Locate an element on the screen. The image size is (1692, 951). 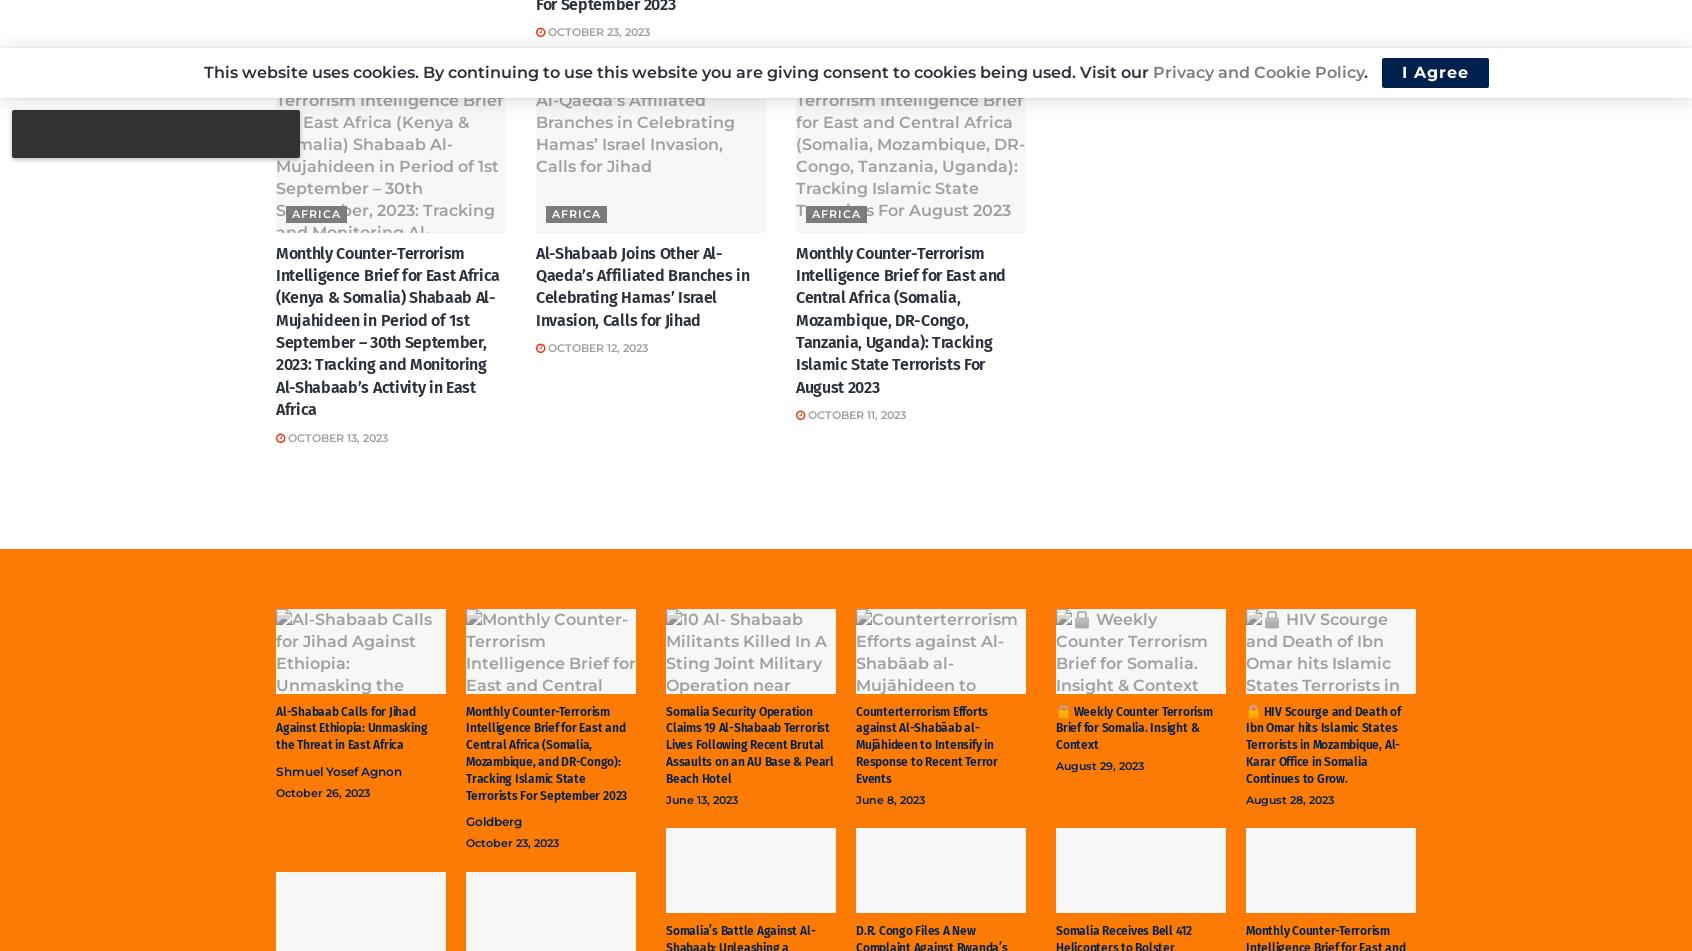
'October 13, 2023' is located at coordinates (335, 436).